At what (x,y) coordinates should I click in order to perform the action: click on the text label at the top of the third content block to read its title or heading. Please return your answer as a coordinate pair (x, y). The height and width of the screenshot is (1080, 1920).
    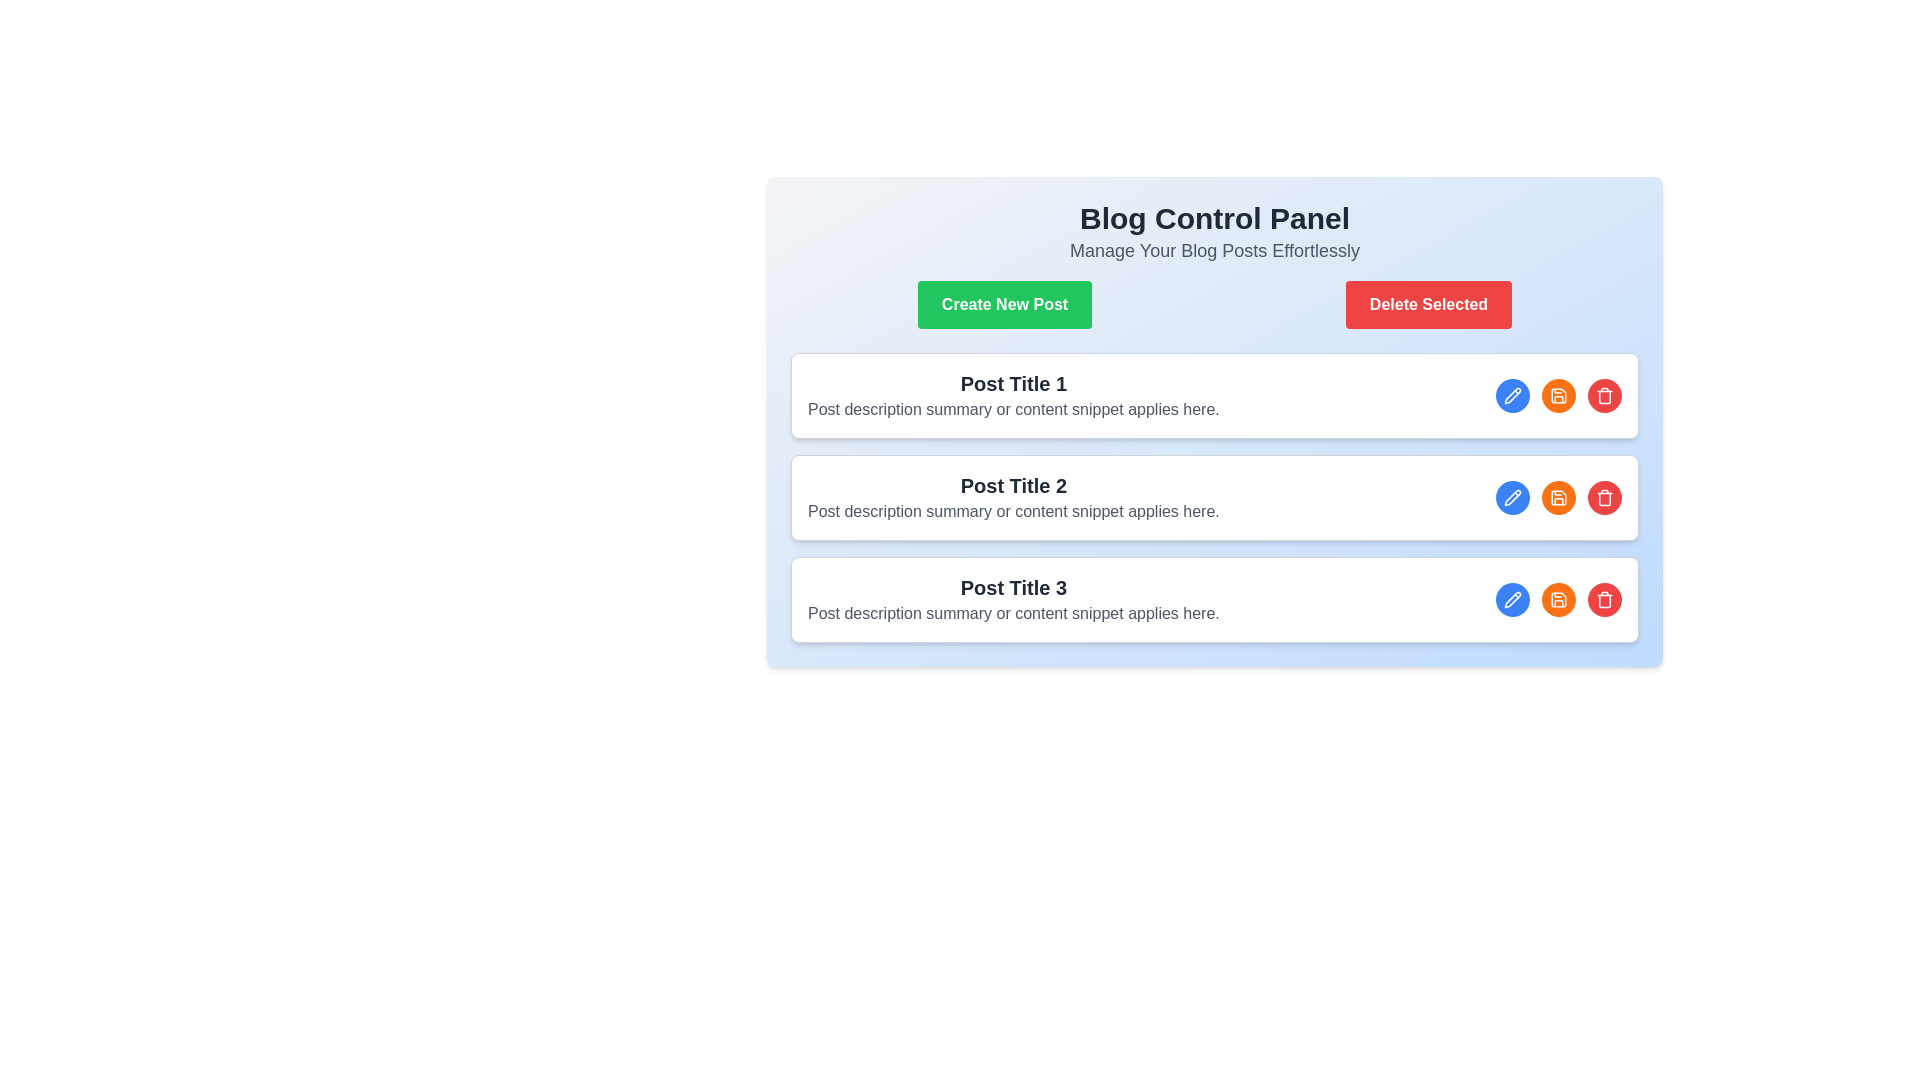
    Looking at the image, I should click on (1013, 586).